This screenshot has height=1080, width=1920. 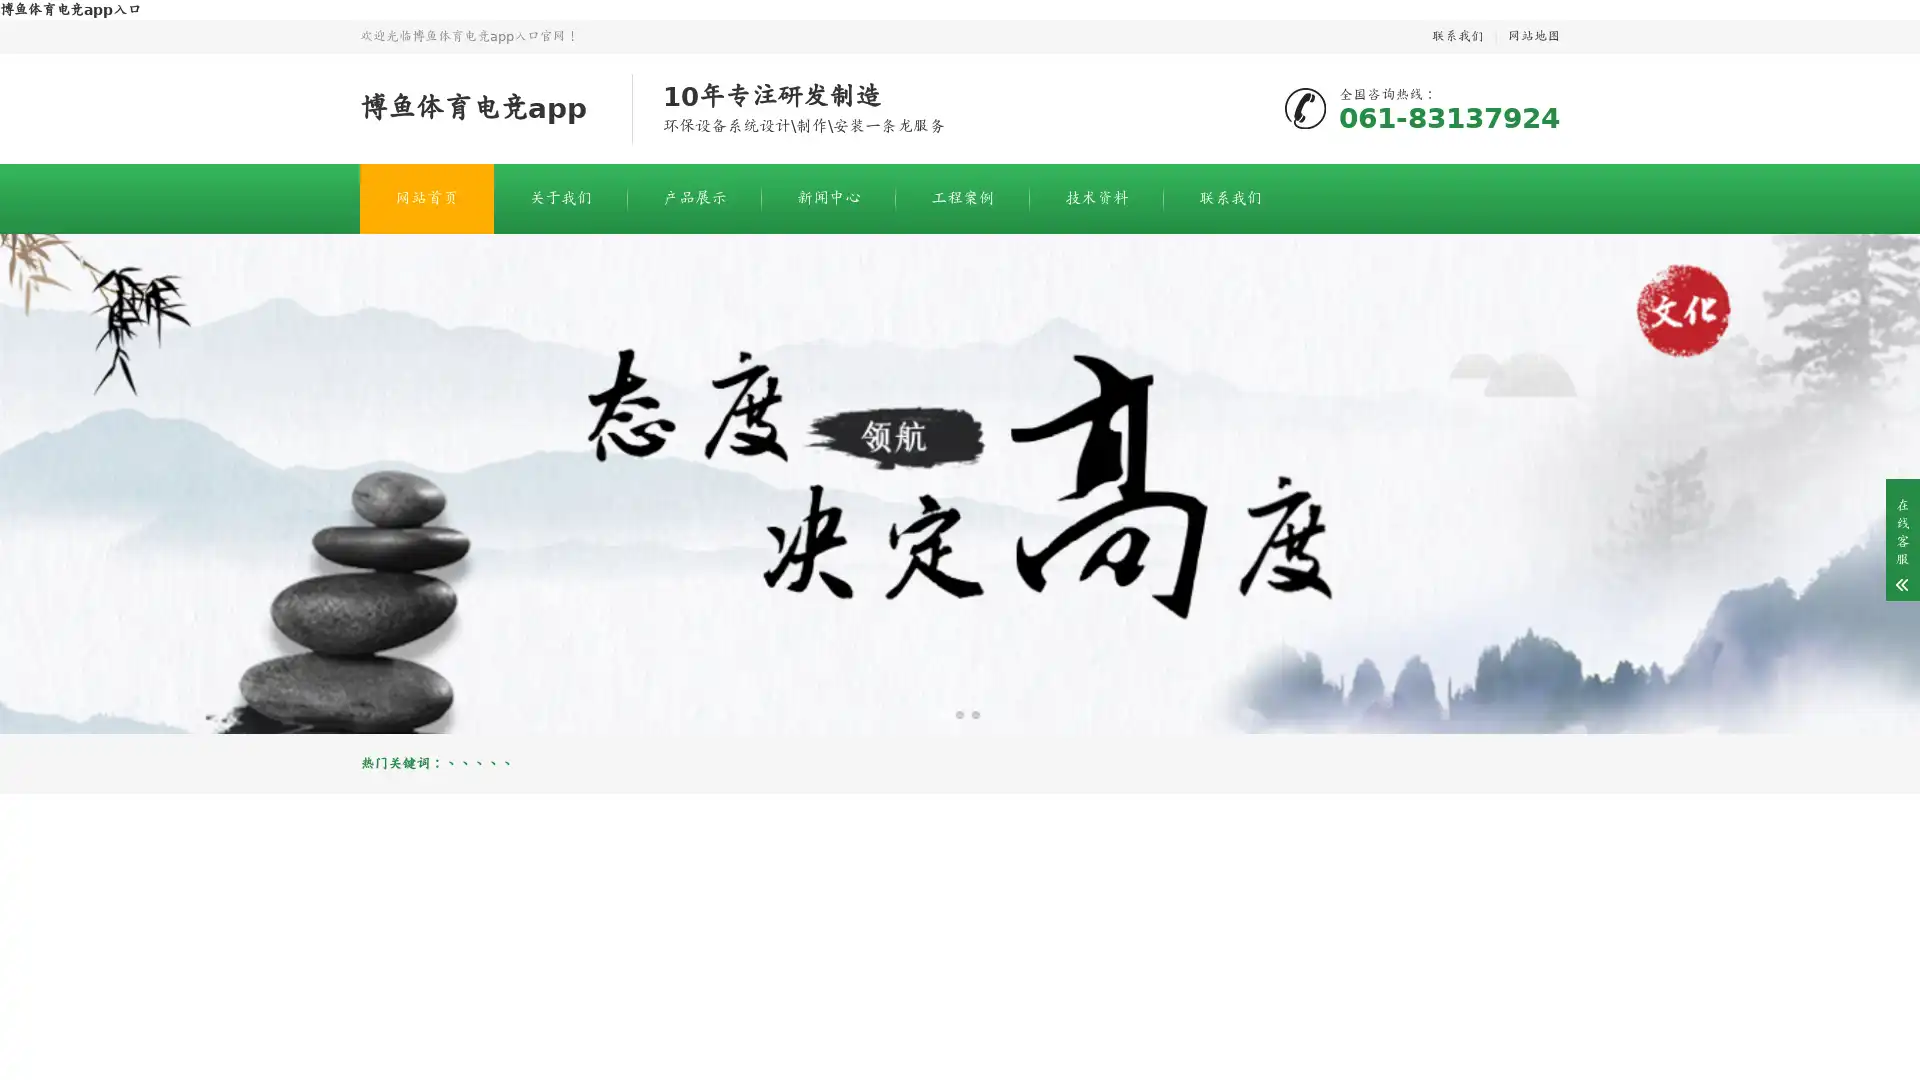 What do you see at coordinates (975, 713) in the screenshot?
I see `Go to slide 3` at bounding box center [975, 713].